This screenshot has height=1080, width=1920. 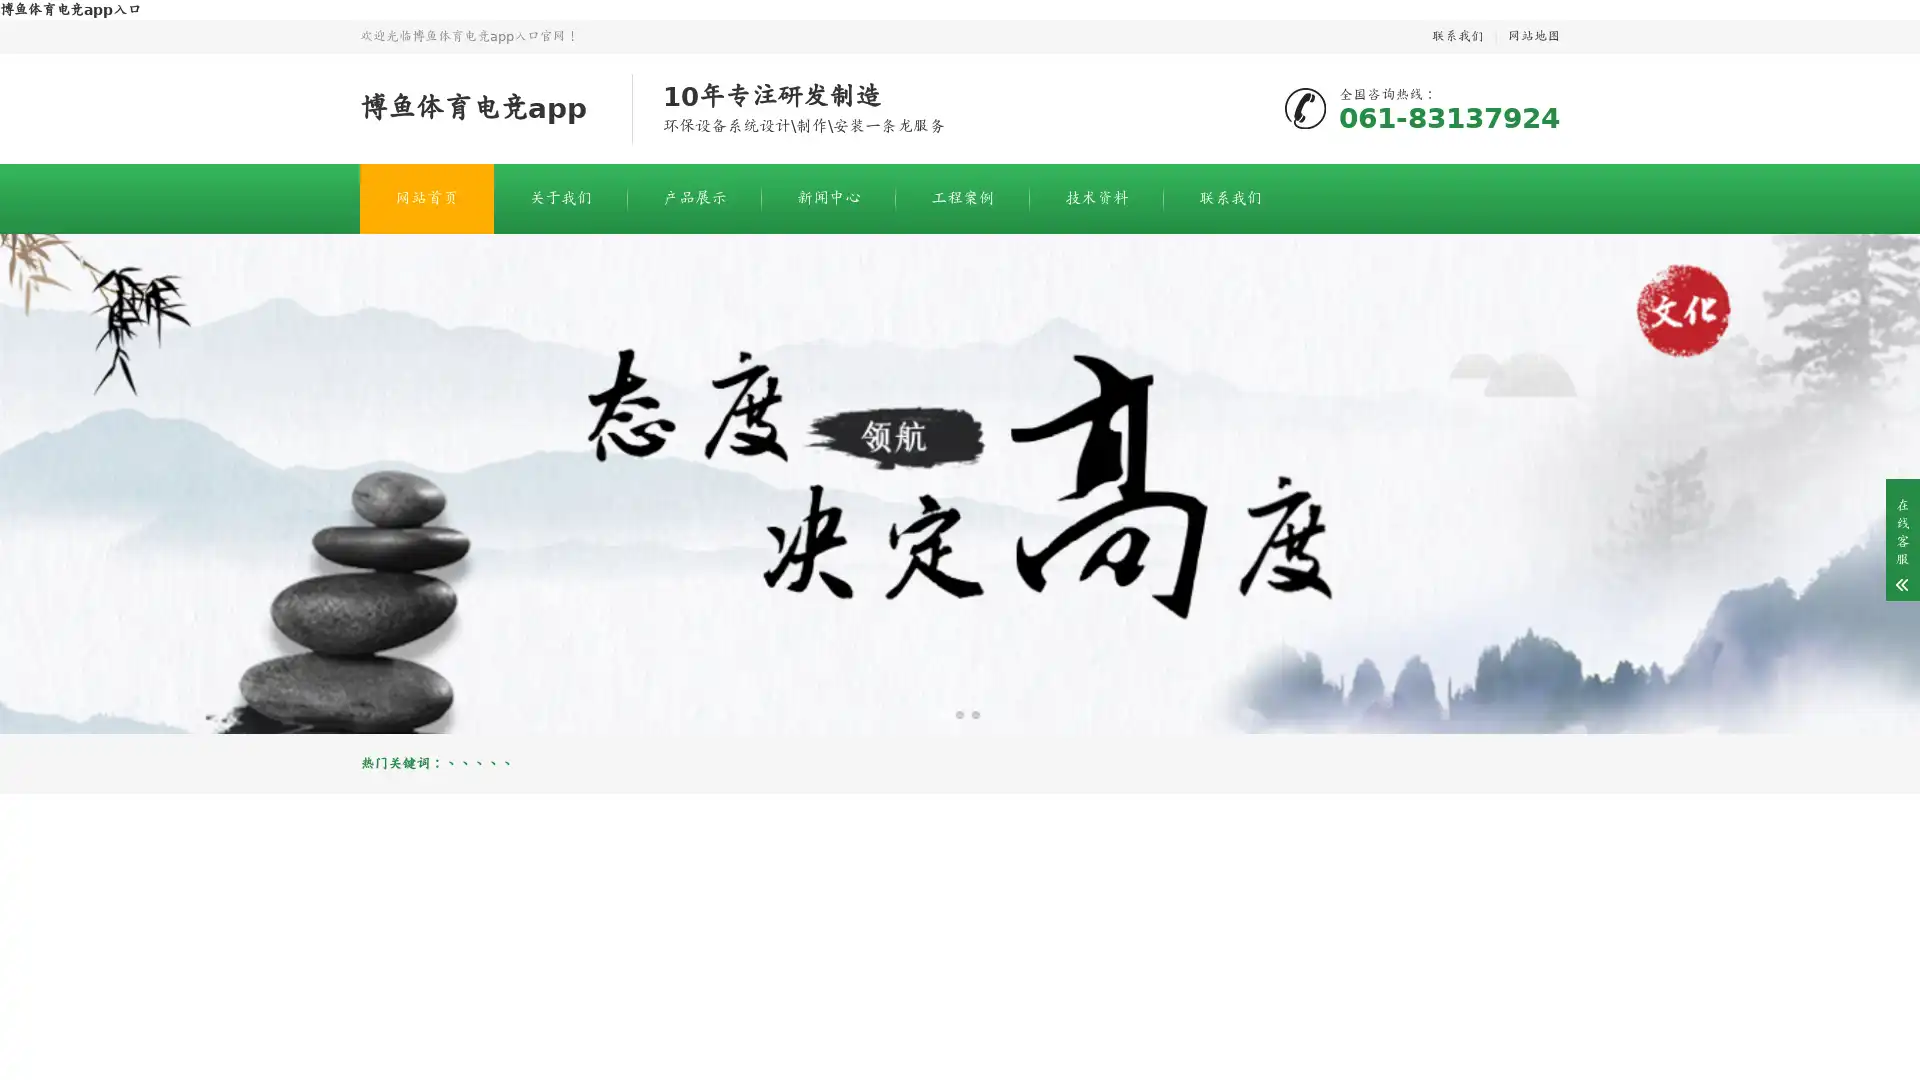 What do you see at coordinates (975, 713) in the screenshot?
I see `Go to slide 3` at bounding box center [975, 713].